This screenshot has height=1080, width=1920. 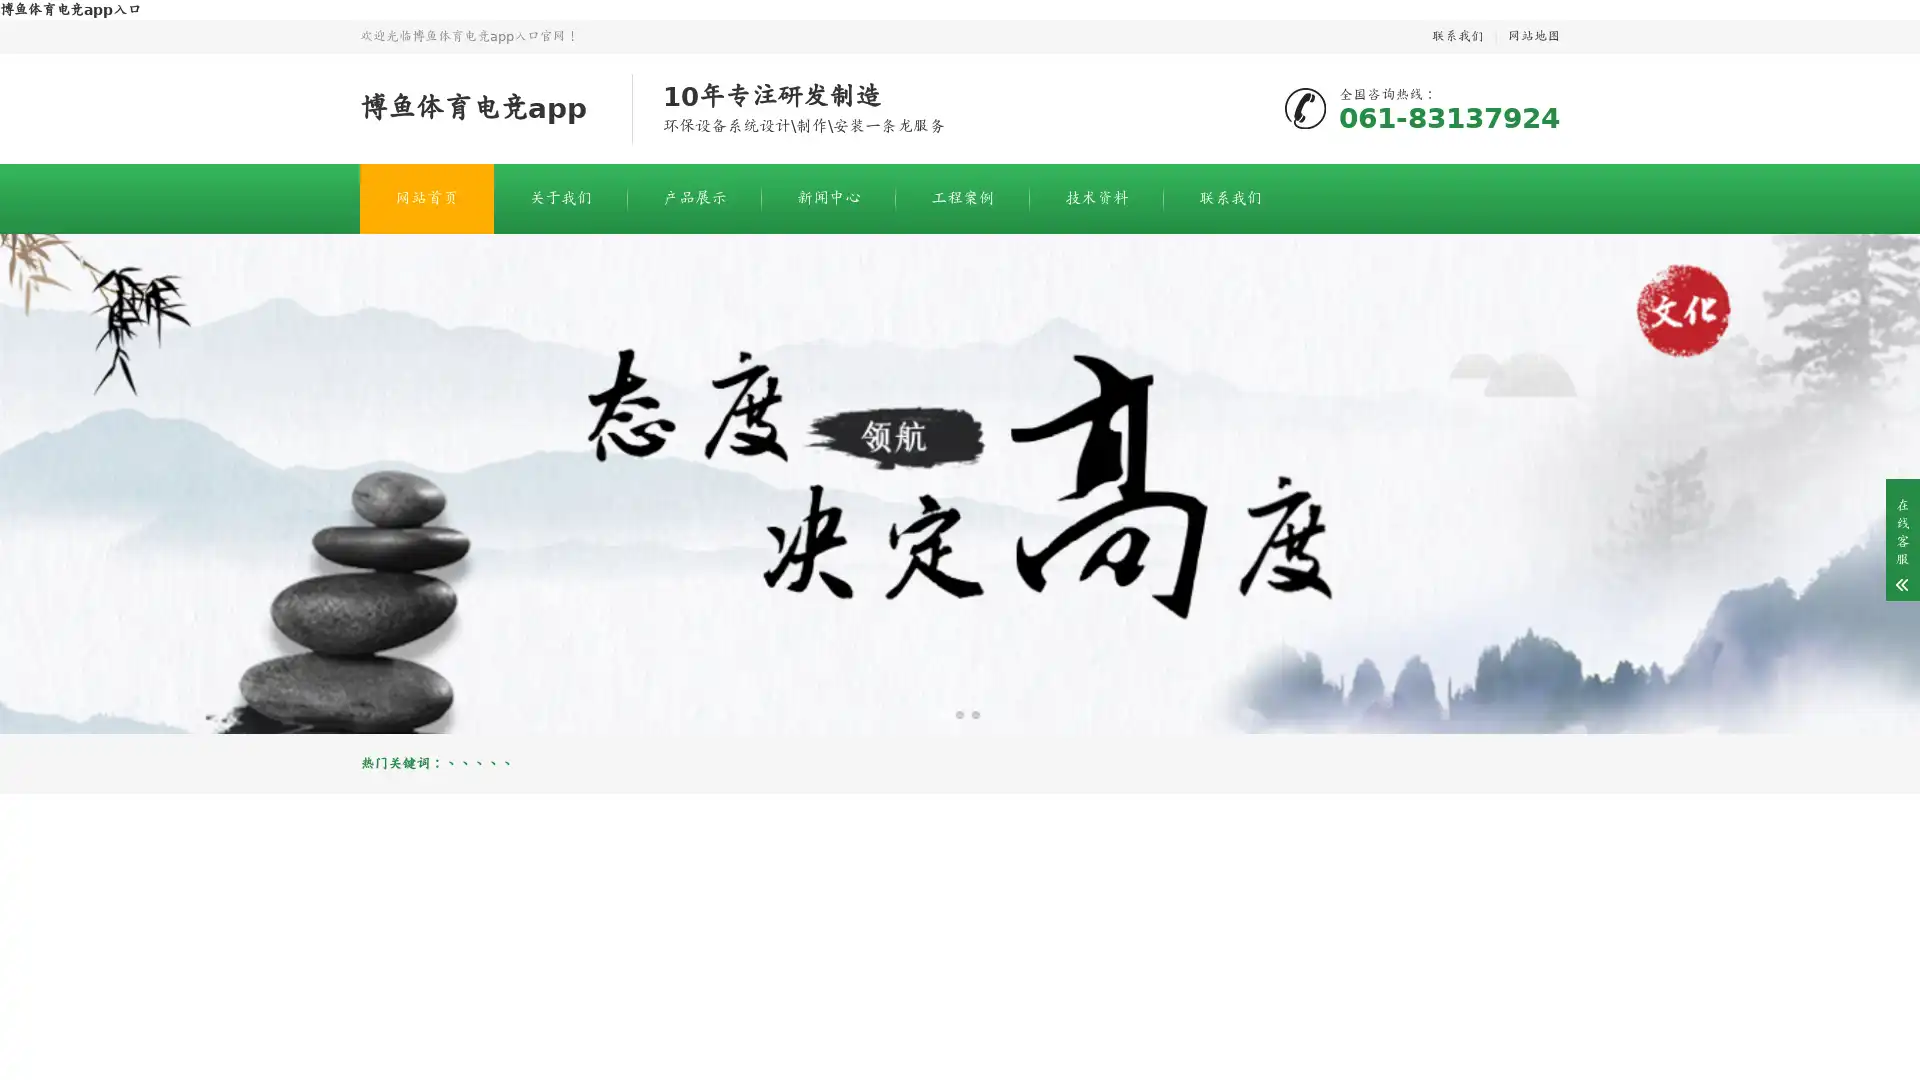 What do you see at coordinates (975, 713) in the screenshot?
I see `Go to slide 3` at bounding box center [975, 713].